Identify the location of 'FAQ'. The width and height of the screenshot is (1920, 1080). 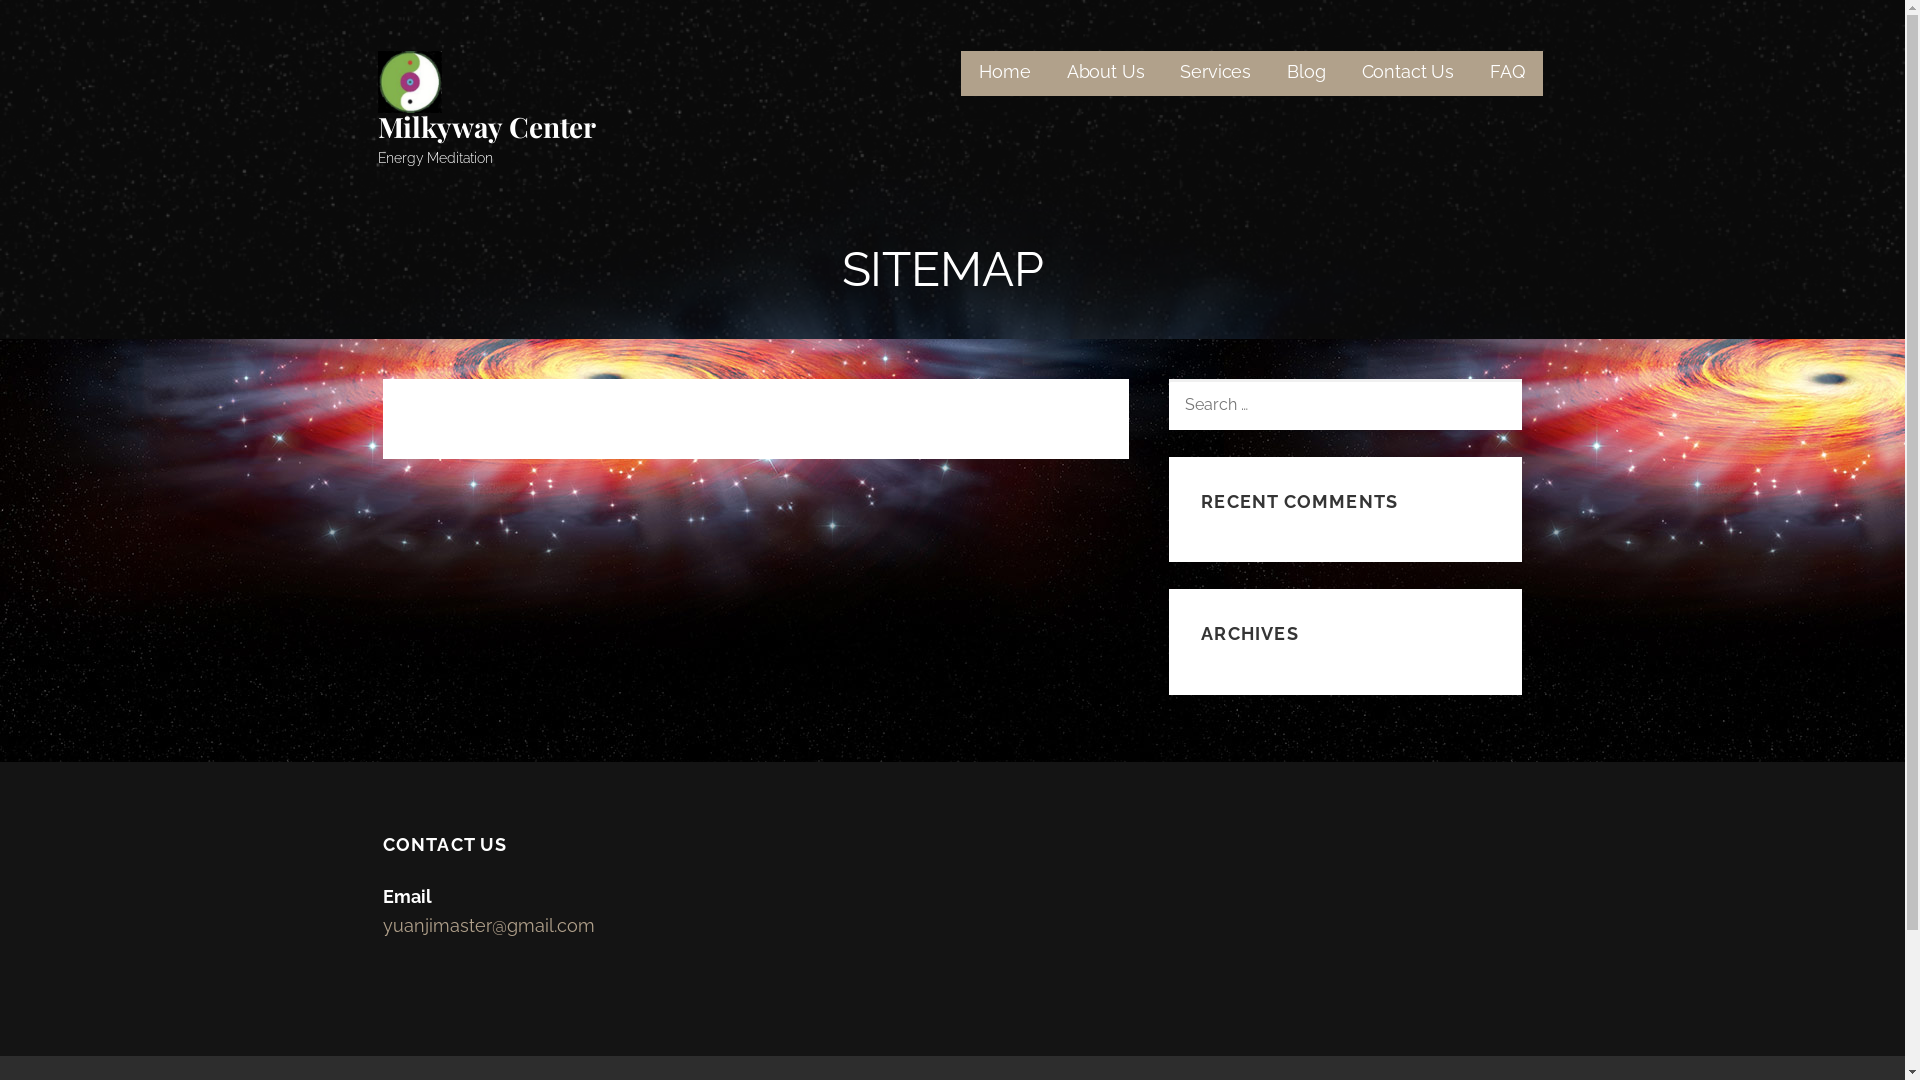
(1507, 72).